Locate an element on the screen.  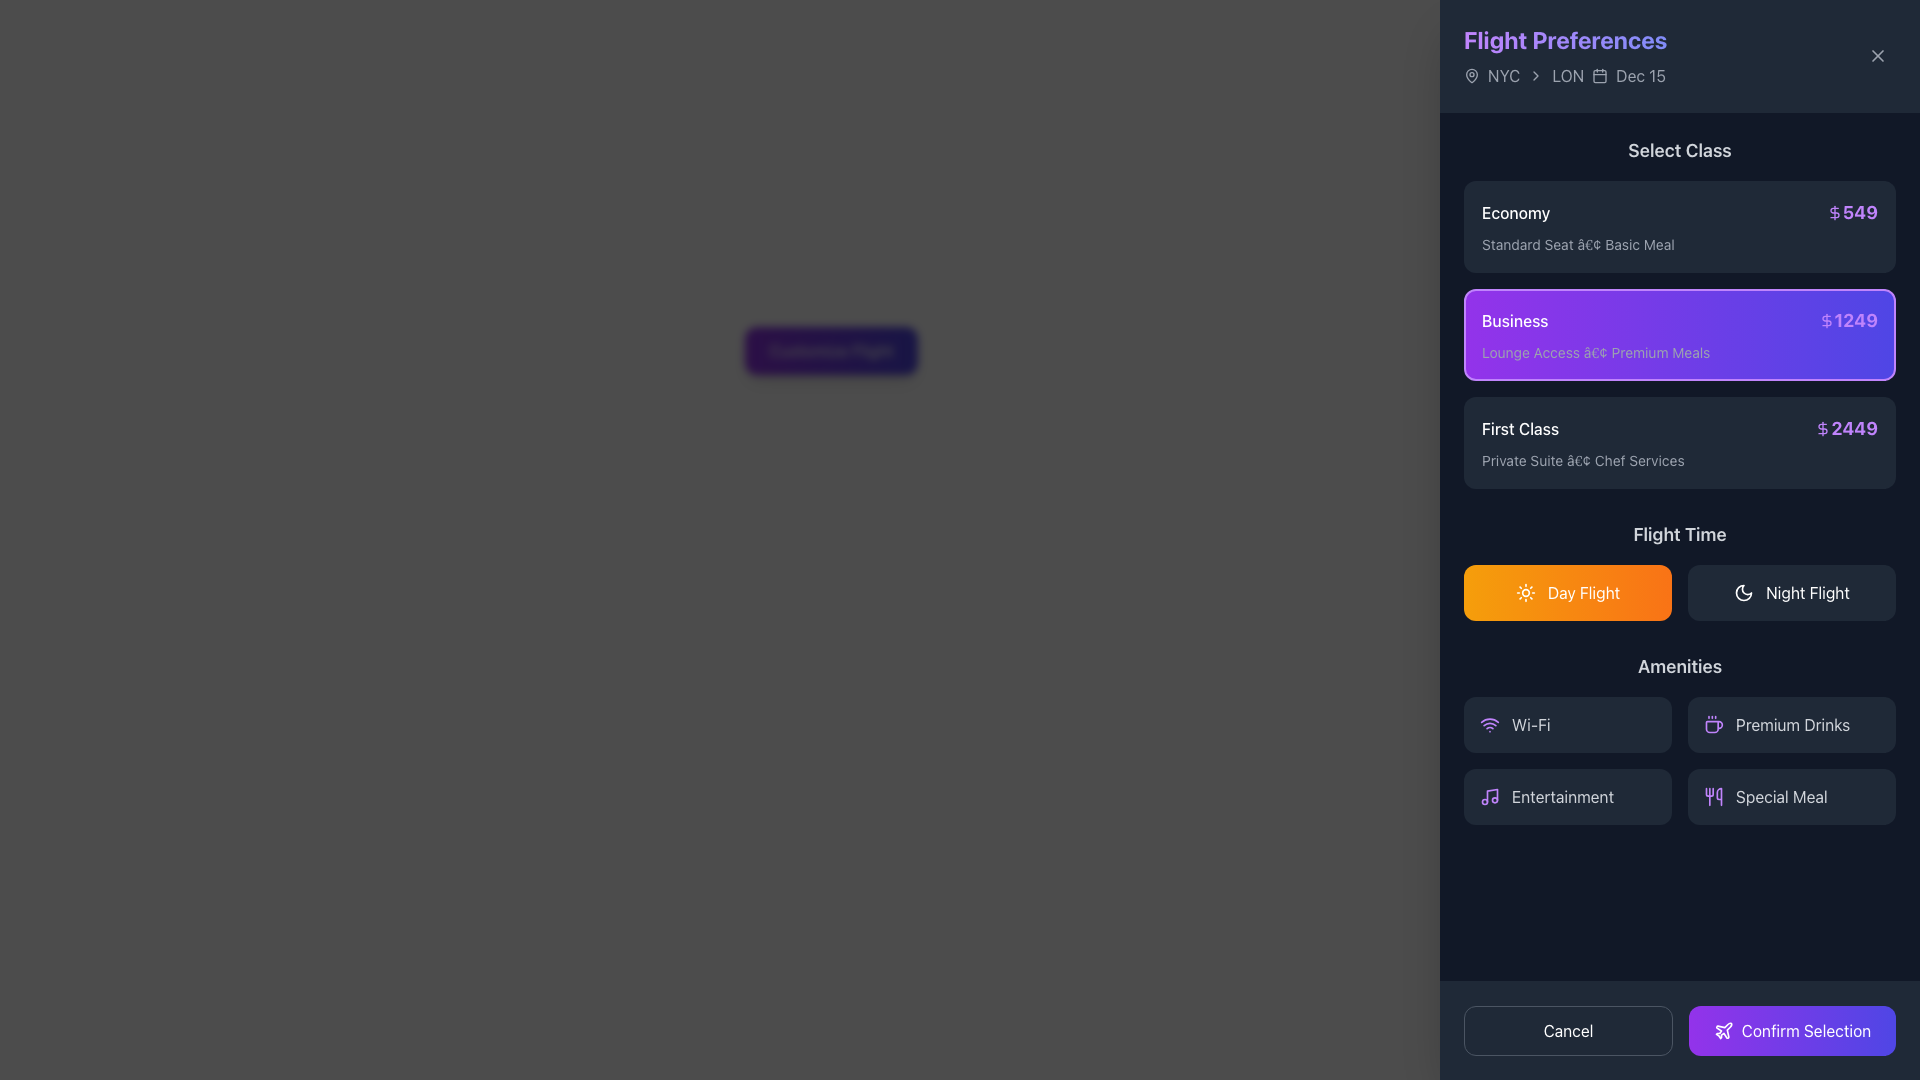
the close button located at the top-right corner of the 'Flight Preferences' panel is located at coordinates (1876, 55).